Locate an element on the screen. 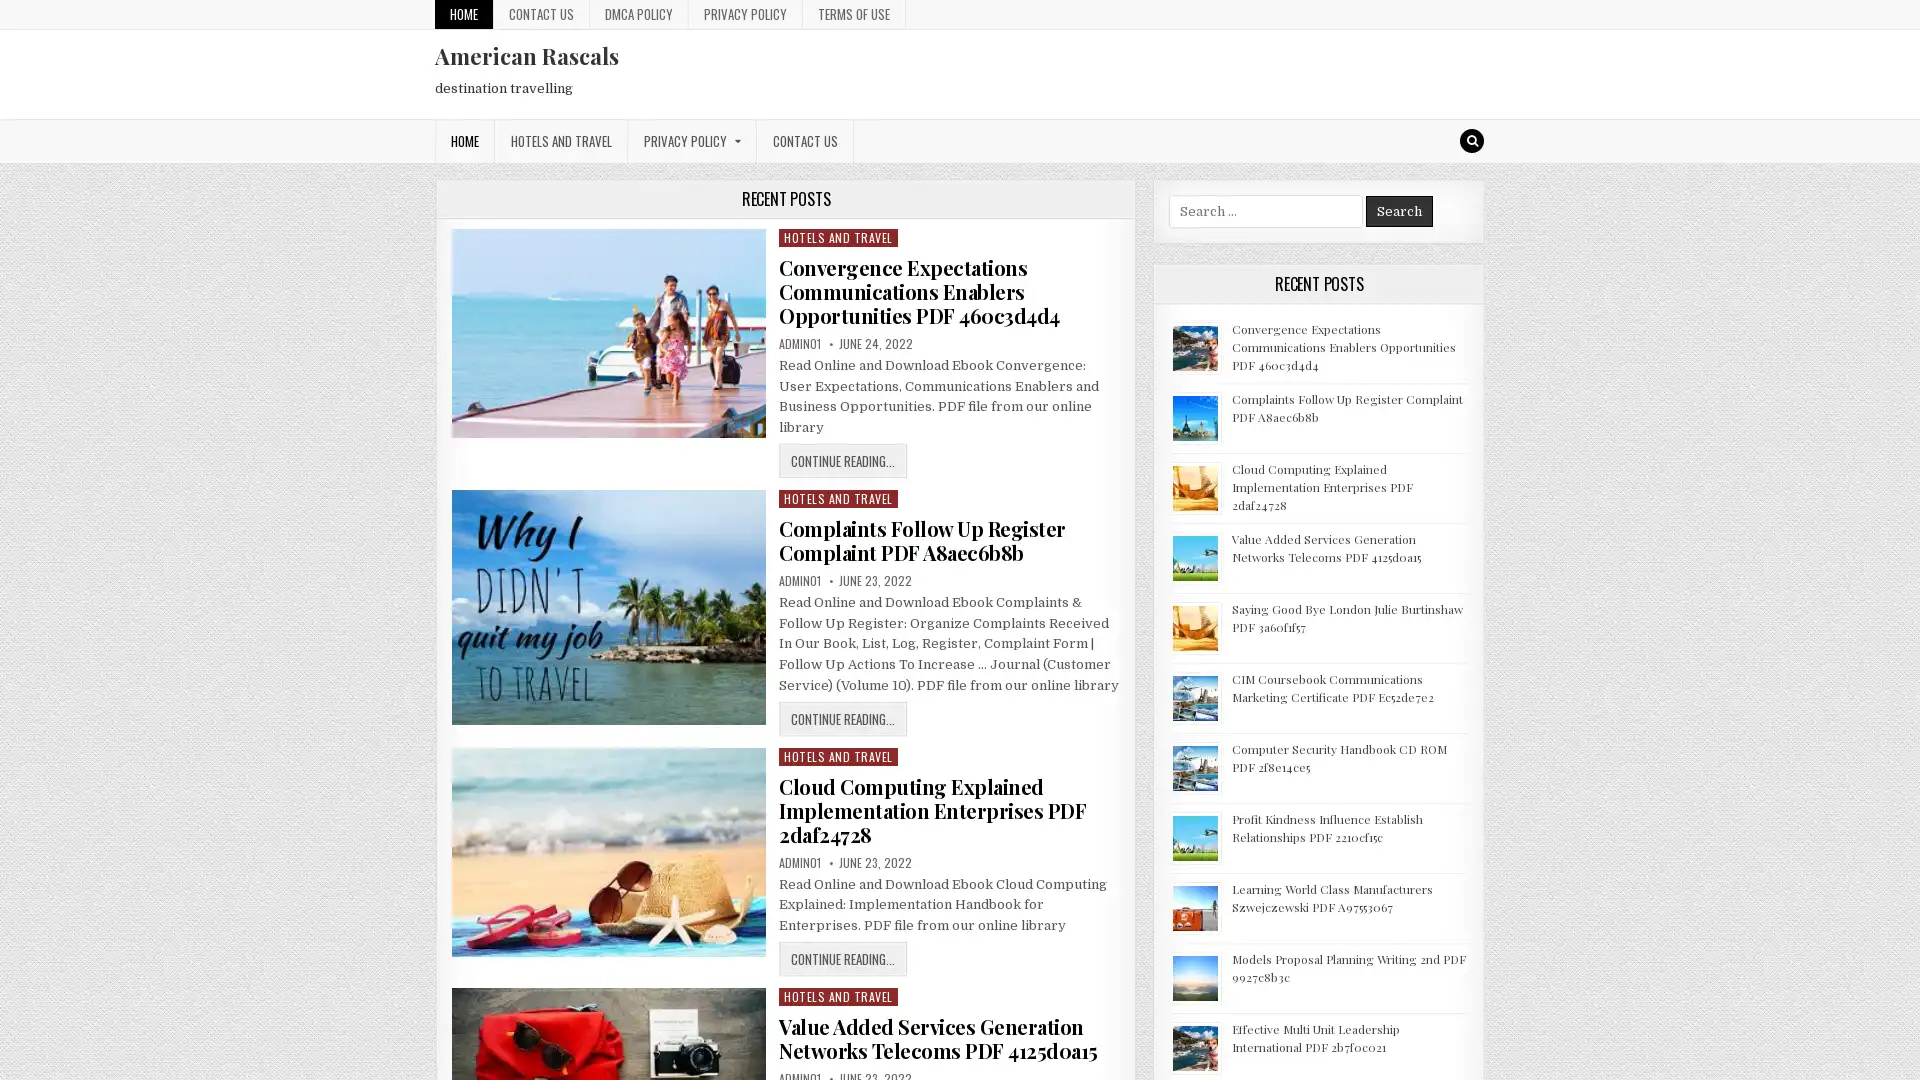  Search is located at coordinates (1398, 211).